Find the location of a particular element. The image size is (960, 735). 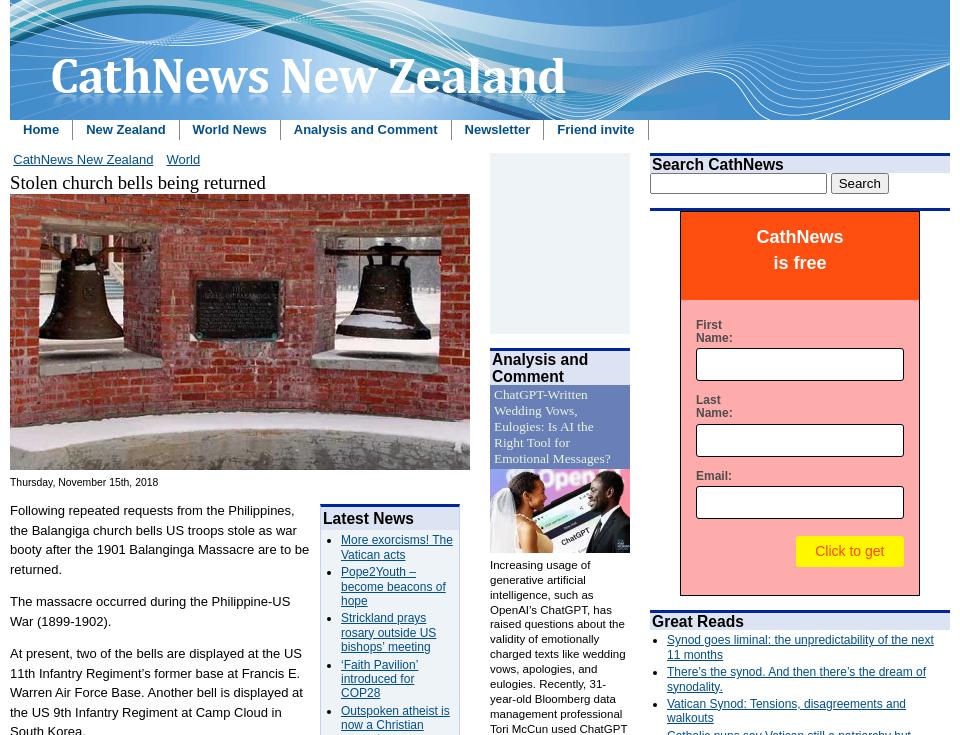

'More exorcisms! The Vatican acts' is located at coordinates (340, 545).